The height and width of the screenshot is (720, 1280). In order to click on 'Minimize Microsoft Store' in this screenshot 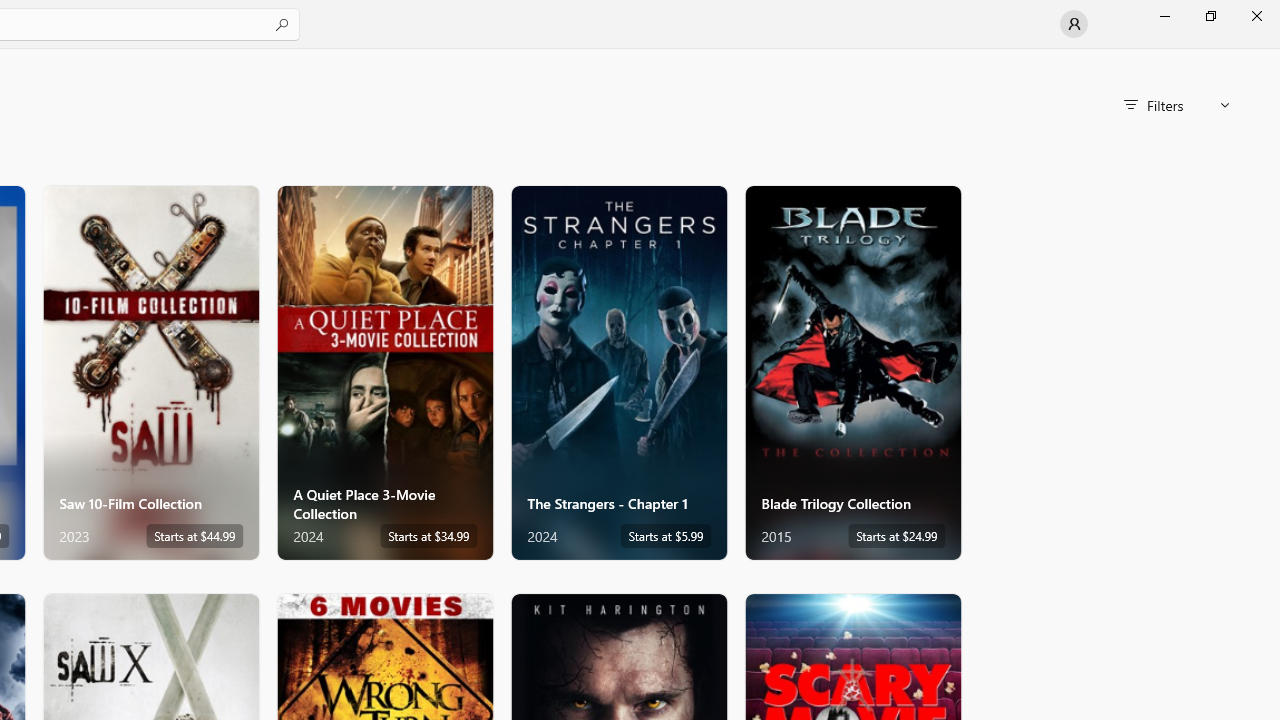, I will do `click(1164, 15)`.